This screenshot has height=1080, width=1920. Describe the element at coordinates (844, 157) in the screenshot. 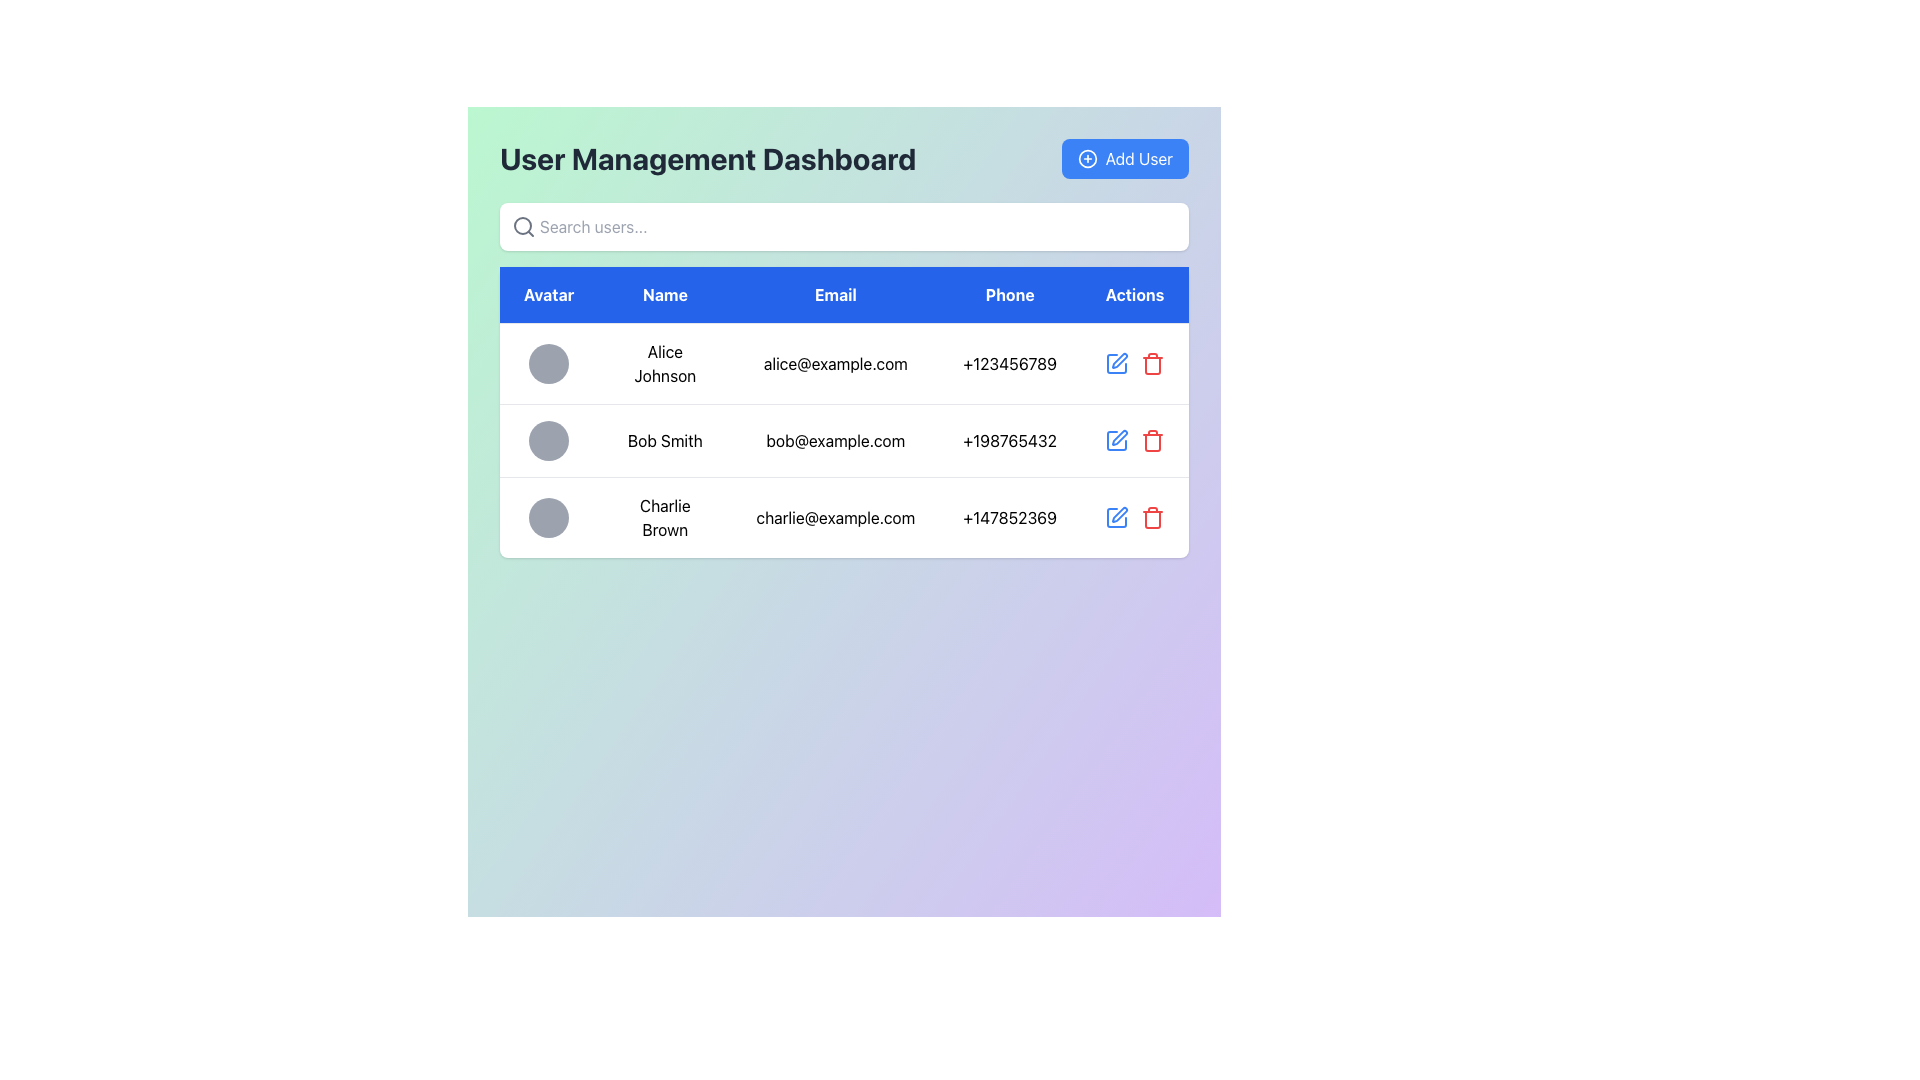

I see `header text 'User Management Dashboard' from the horizontal header bar with a gradient background, which also contains an 'Add User' button on the right` at that location.